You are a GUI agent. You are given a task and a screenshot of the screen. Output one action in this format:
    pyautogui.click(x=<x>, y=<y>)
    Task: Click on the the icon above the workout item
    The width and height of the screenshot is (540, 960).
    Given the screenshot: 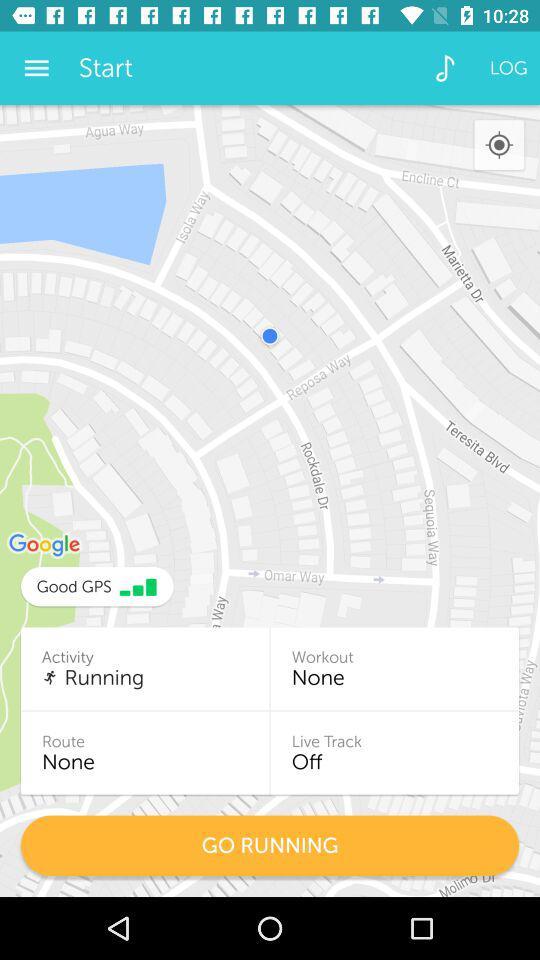 What is the action you would take?
    pyautogui.click(x=498, y=144)
    